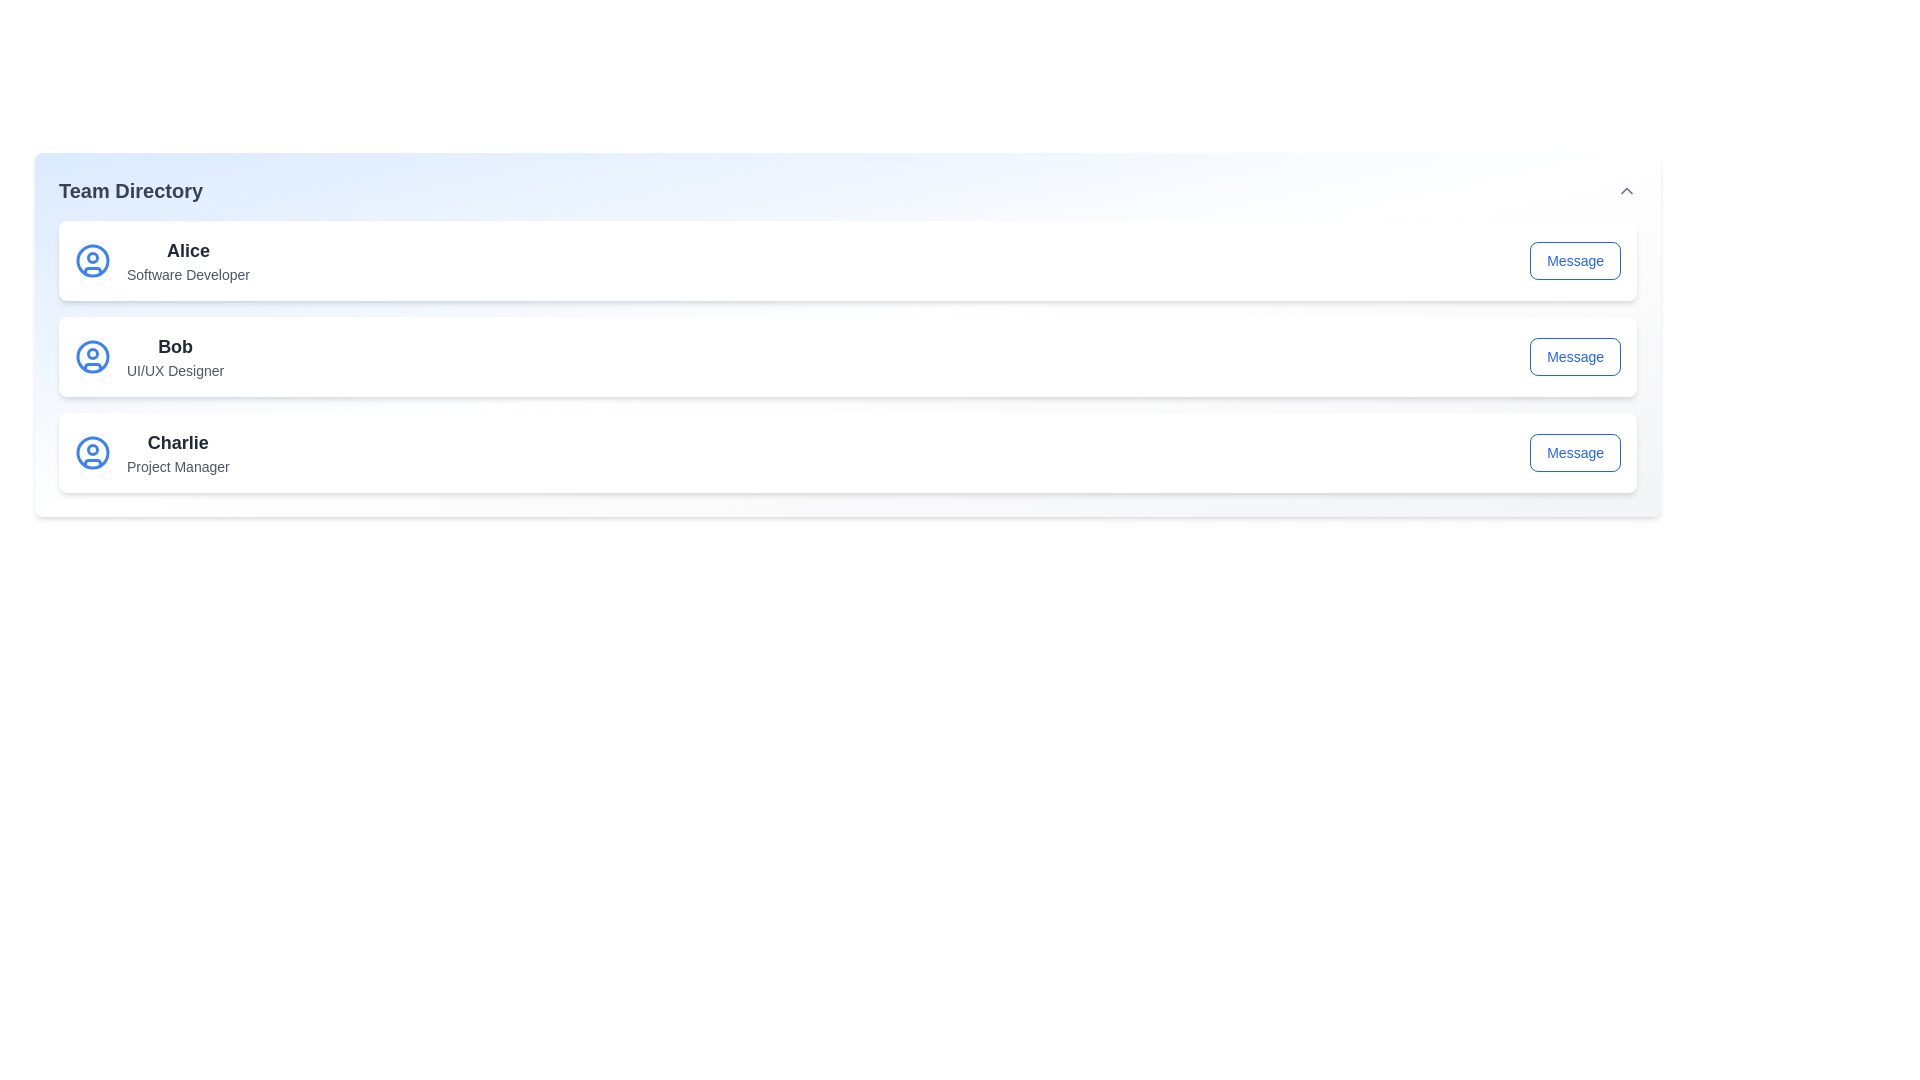  What do you see at coordinates (175, 370) in the screenshot?
I see `the text label that provides information about the role or designation of the user named 'Bob', which is positioned directly beneath the text 'Bob' in the team directory` at bounding box center [175, 370].